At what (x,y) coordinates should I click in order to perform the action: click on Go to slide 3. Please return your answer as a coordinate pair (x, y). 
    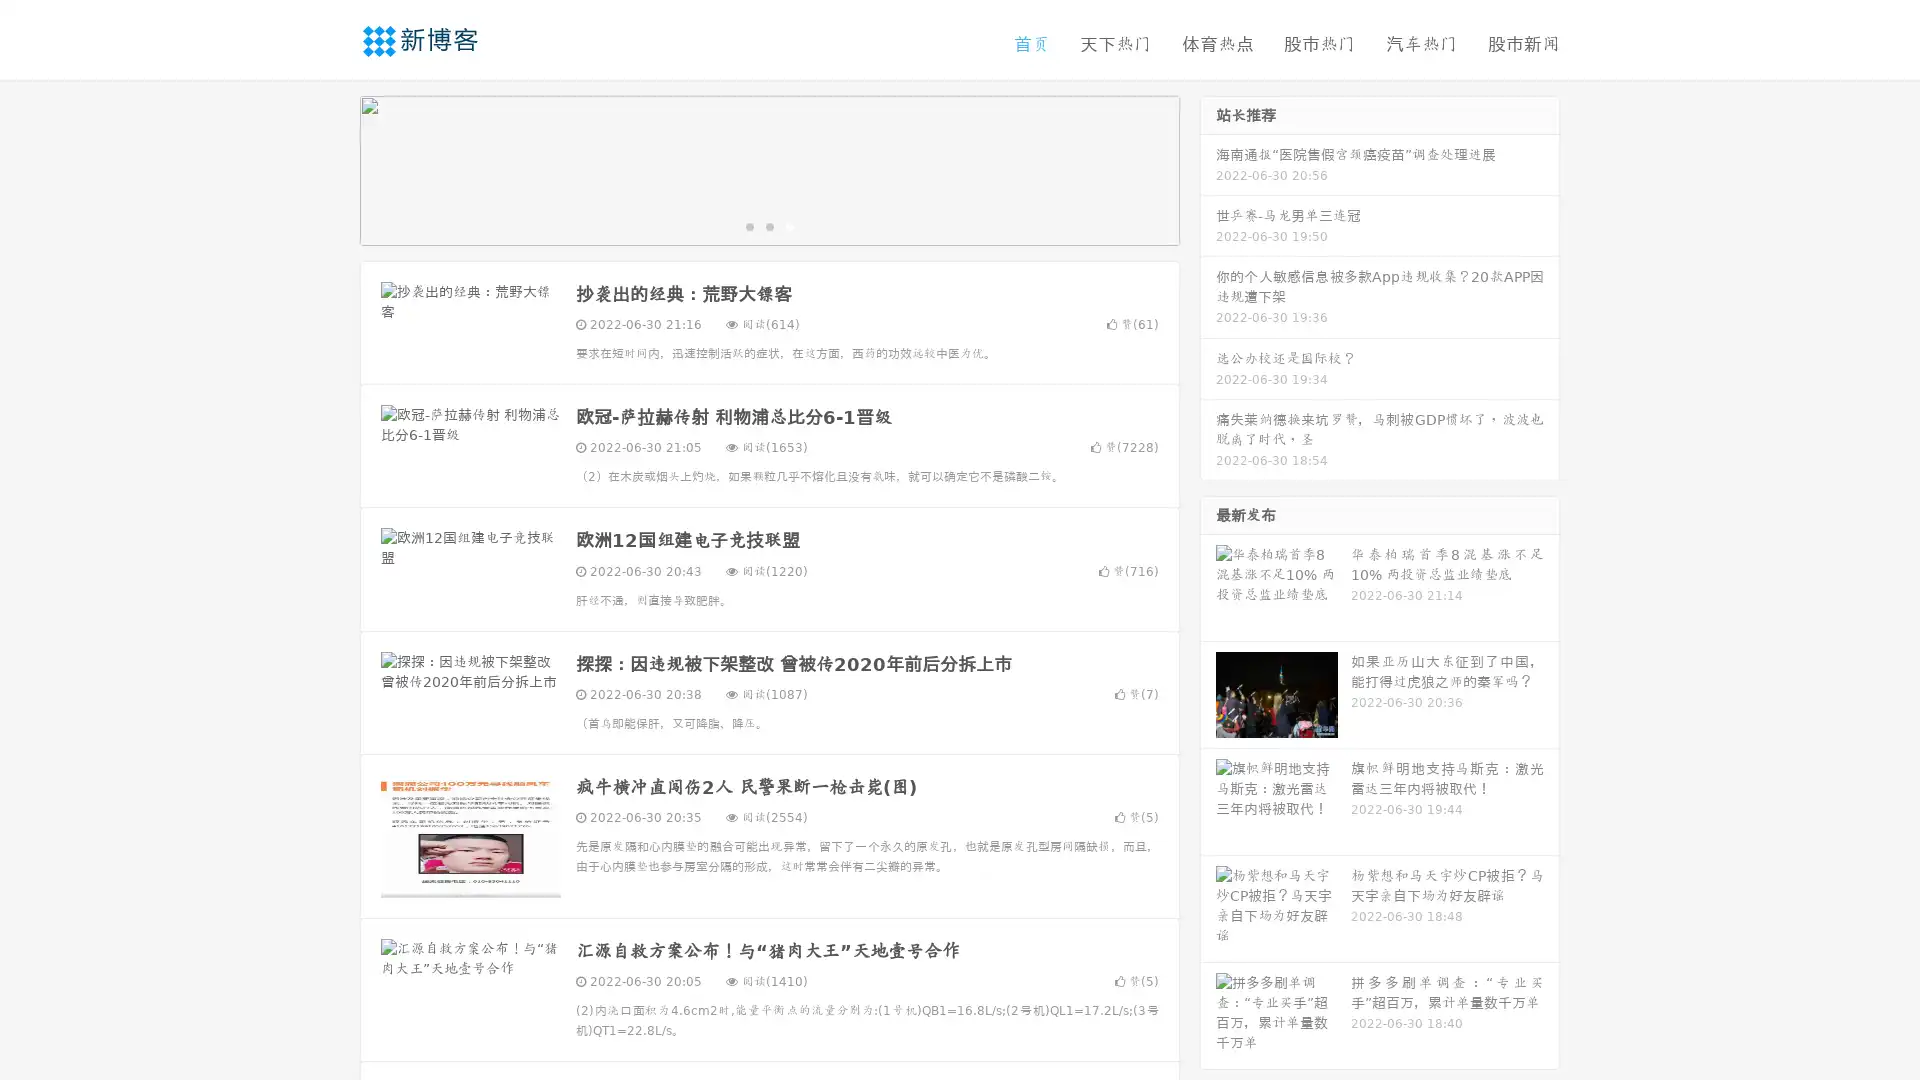
    Looking at the image, I should click on (789, 225).